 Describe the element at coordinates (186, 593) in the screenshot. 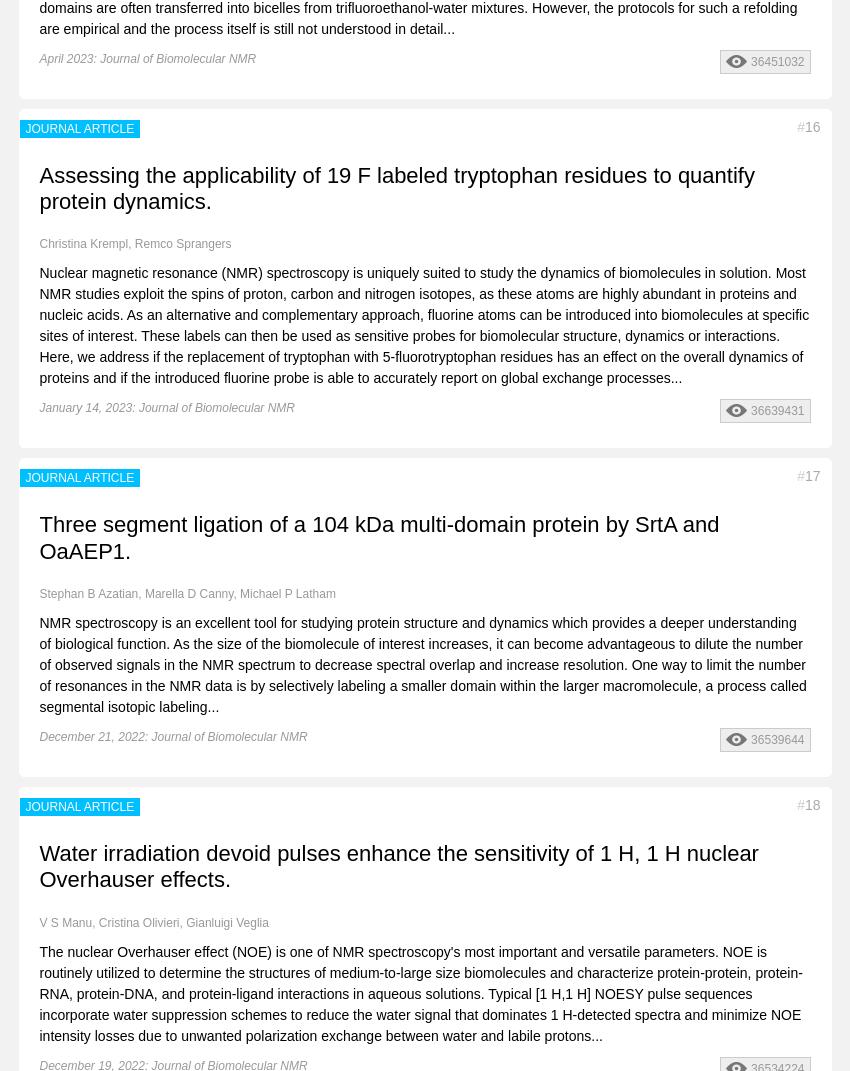

I see `'Stephan B Azatian, Marella D Canny, Michael P Latham'` at that location.